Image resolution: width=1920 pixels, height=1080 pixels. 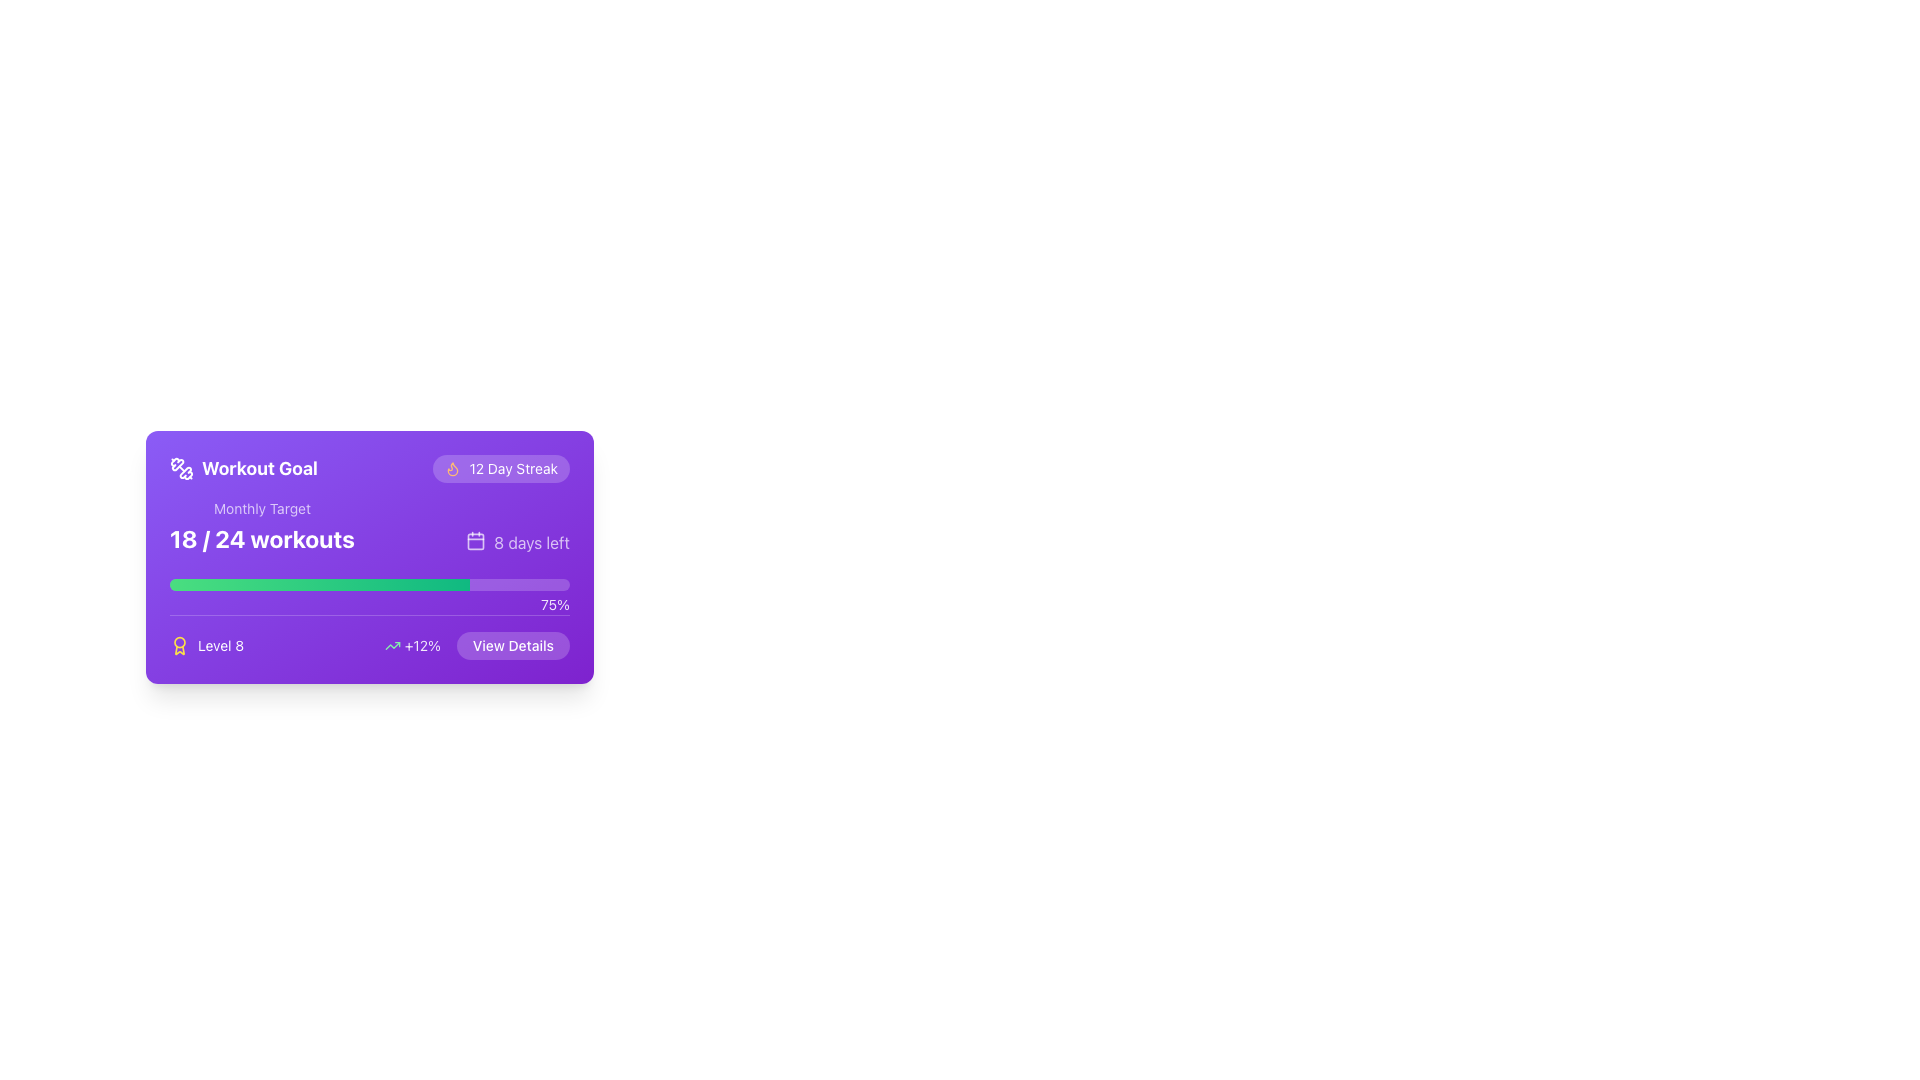 What do you see at coordinates (320, 585) in the screenshot?
I see `the progress bar segment indicating 75% completion, which is positioned above the text displaying '18/24 workouts' and '75%'` at bounding box center [320, 585].